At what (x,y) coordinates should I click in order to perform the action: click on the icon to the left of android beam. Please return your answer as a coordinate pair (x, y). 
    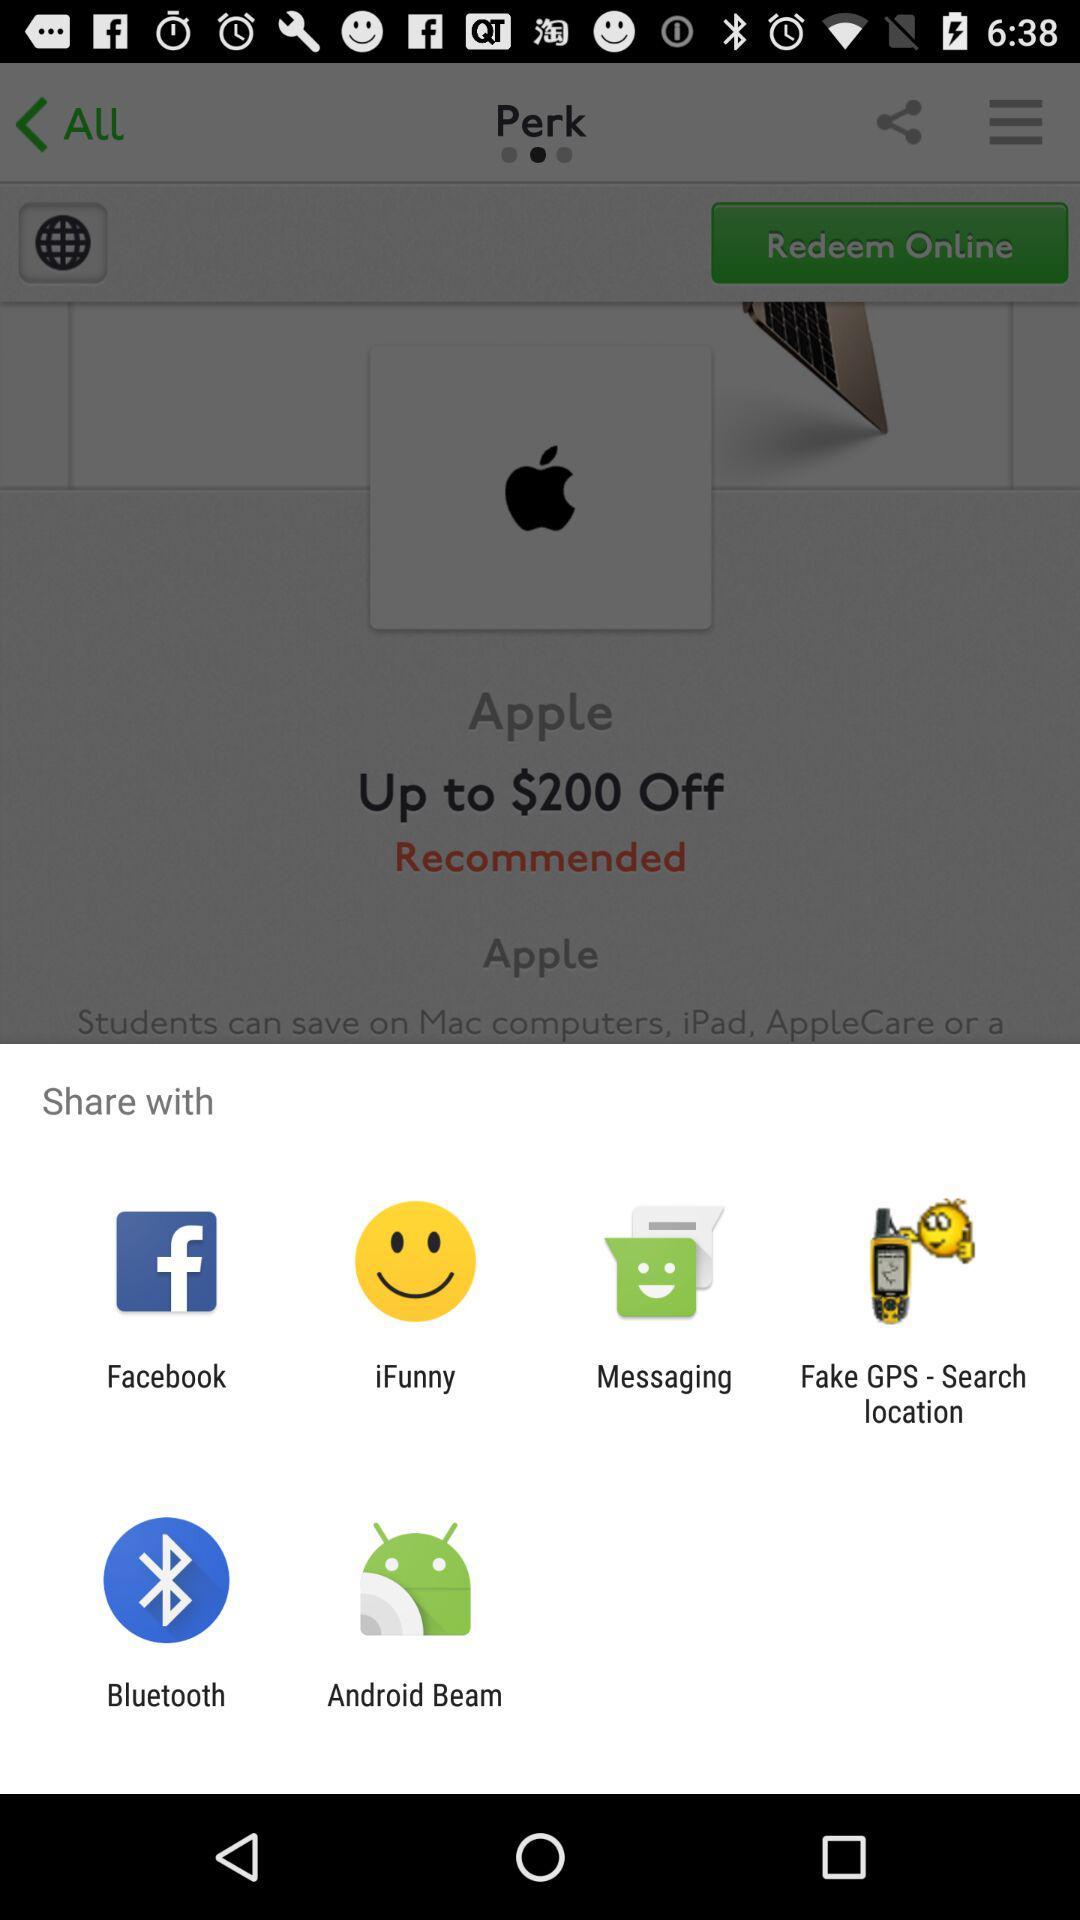
    Looking at the image, I should click on (165, 1711).